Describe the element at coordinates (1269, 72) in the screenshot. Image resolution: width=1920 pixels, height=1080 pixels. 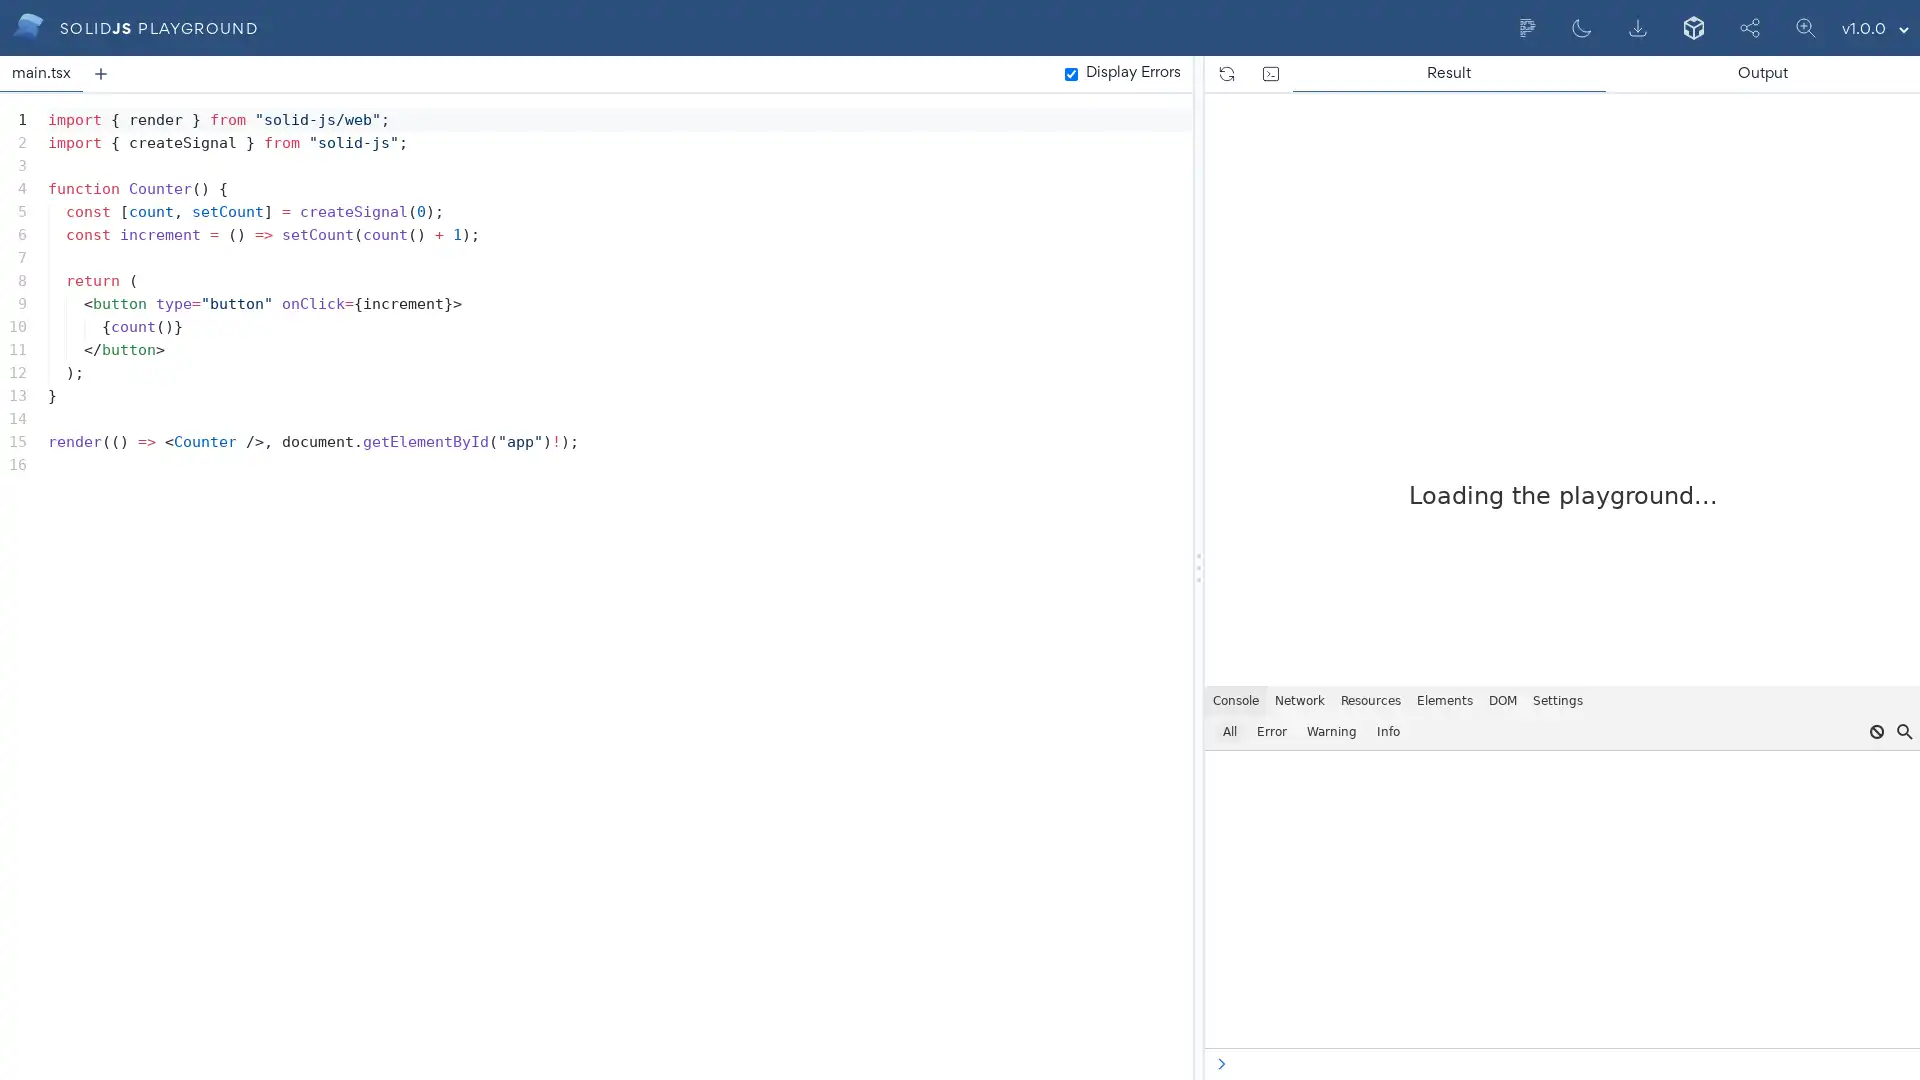
I see `Open the devtools` at that location.